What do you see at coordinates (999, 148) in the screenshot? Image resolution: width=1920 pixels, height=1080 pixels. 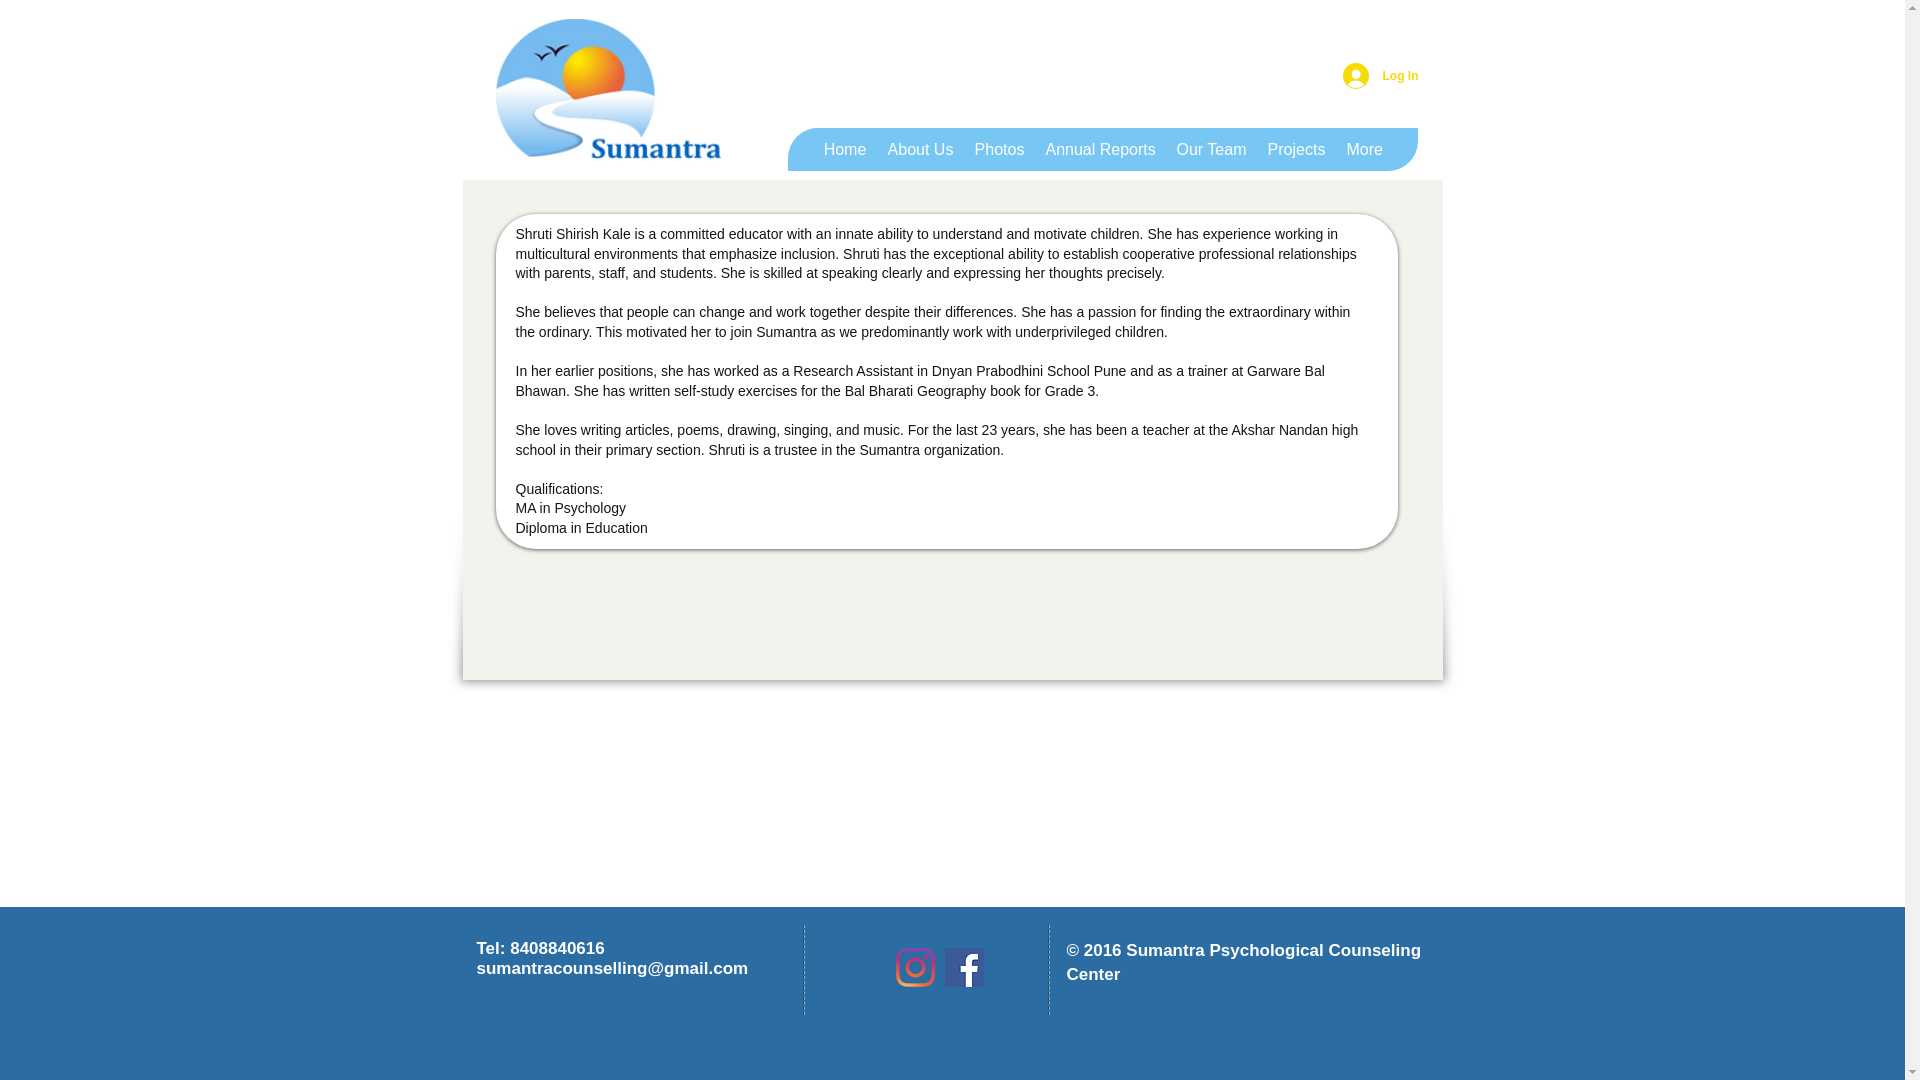 I see `'Photos'` at bounding box center [999, 148].